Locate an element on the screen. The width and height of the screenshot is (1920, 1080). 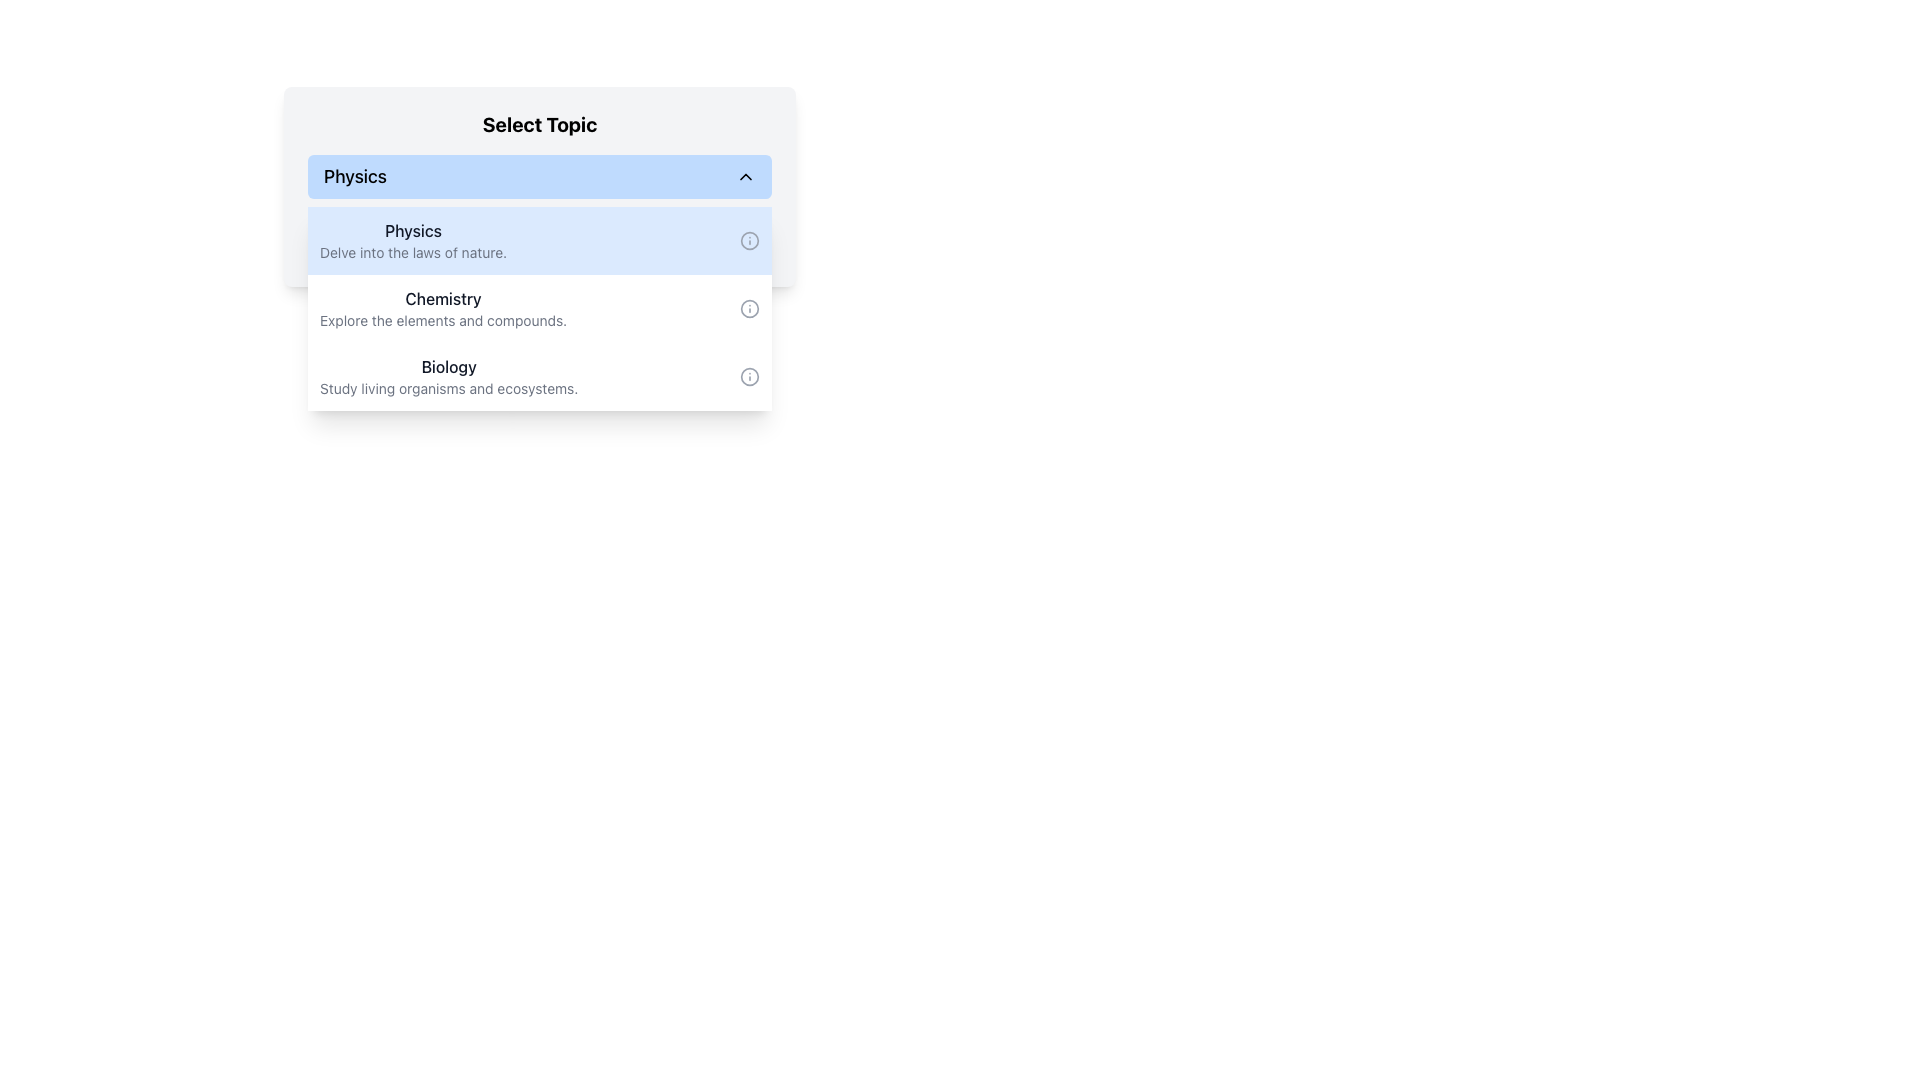
text display that shows 'Delve into the laws of nature.' located in the 'Physics' section immediately below the heading 'Physics' is located at coordinates (412, 252).